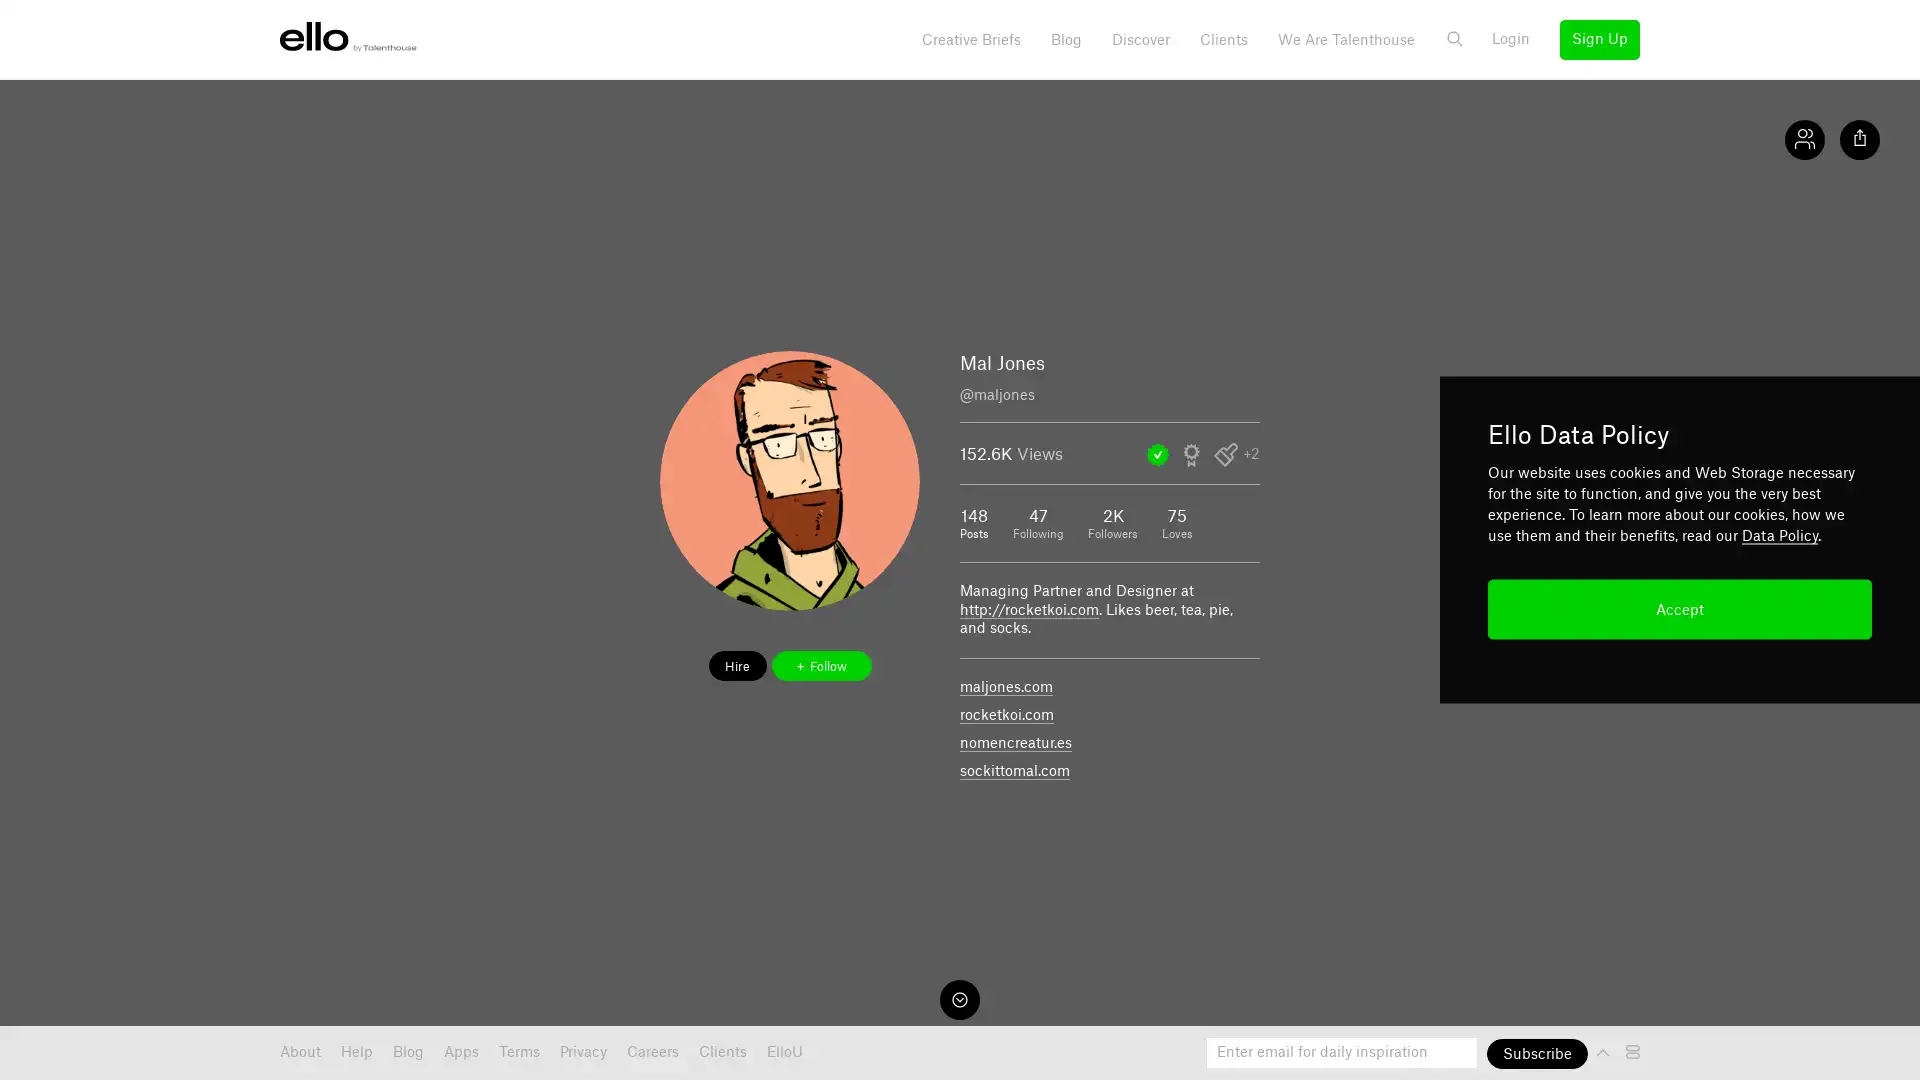 The height and width of the screenshot is (1080, 1920). I want to click on Featured, so click(1157, 455).